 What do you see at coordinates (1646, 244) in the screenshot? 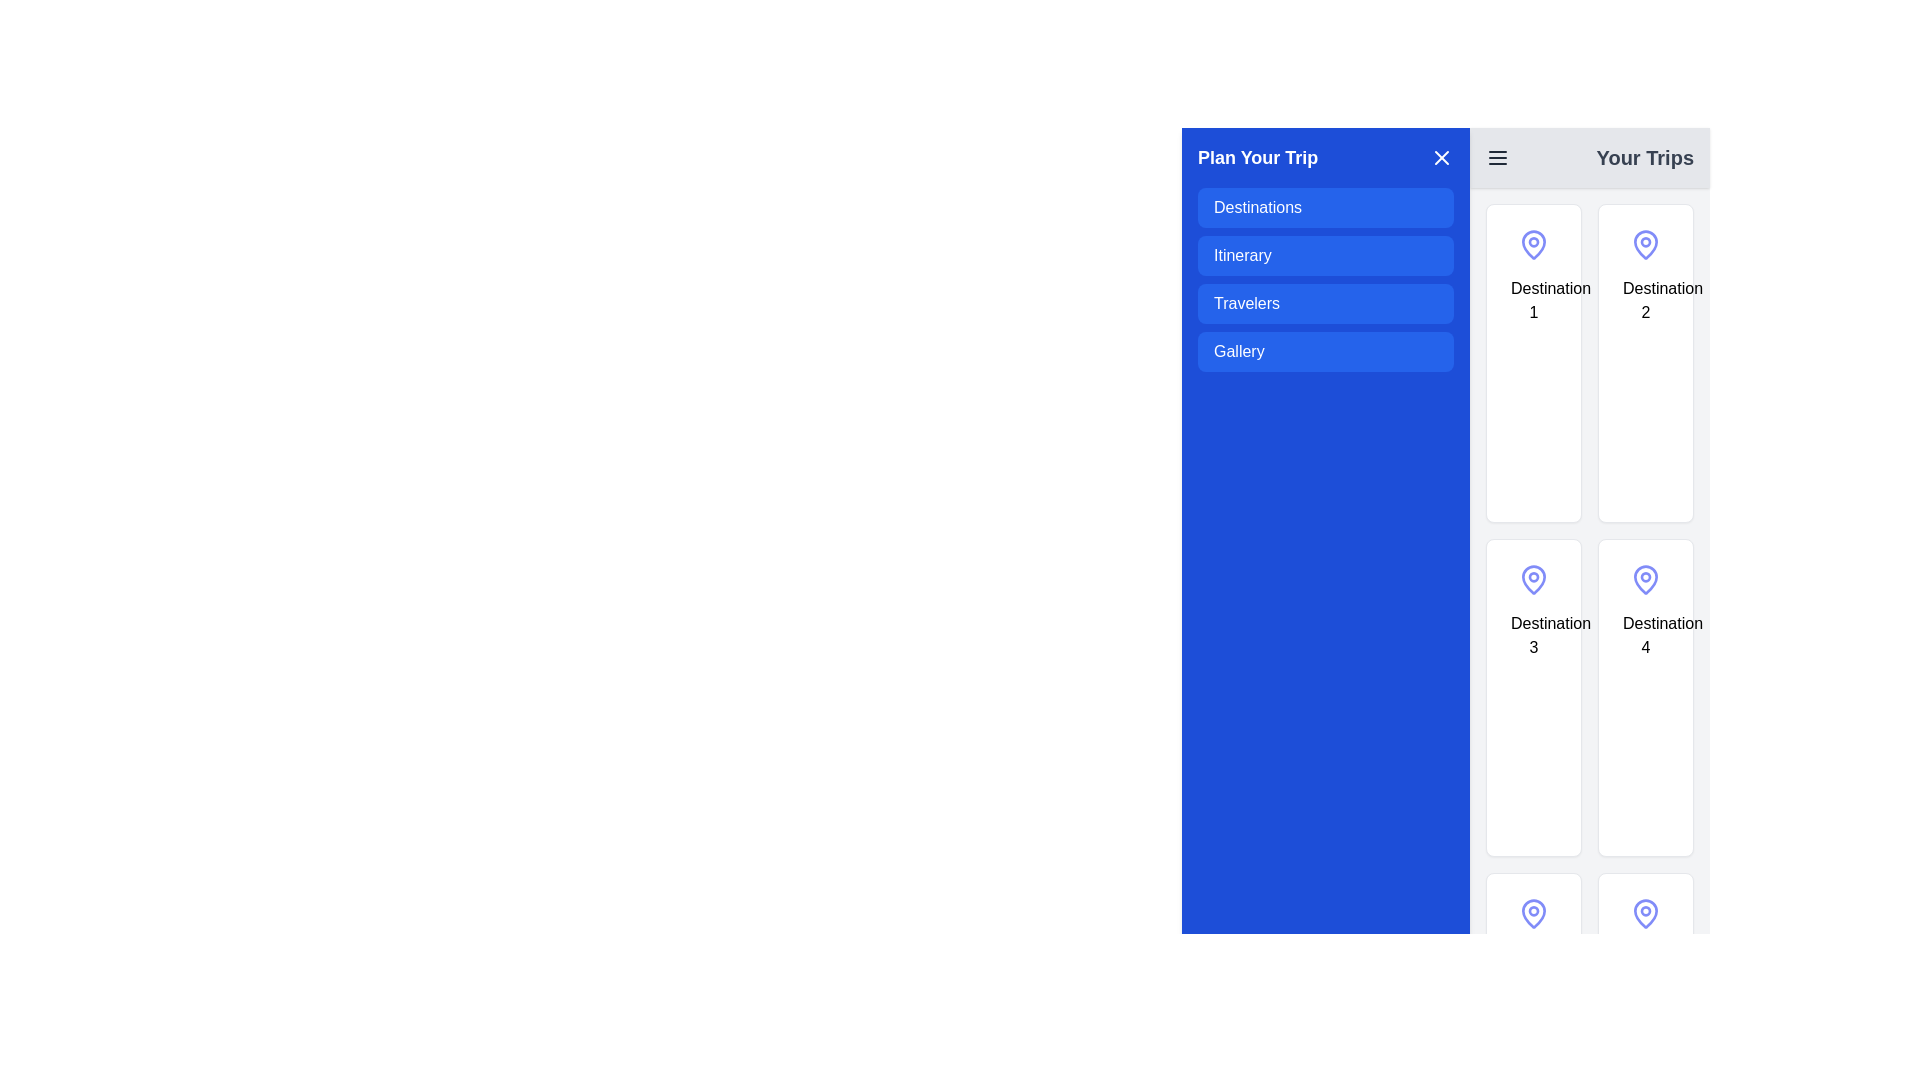
I see `the map pin icon with a blue tint located on the card labeled 'Destination 2' in the 'Your Trips' section by moving the cursor to its center point` at bounding box center [1646, 244].